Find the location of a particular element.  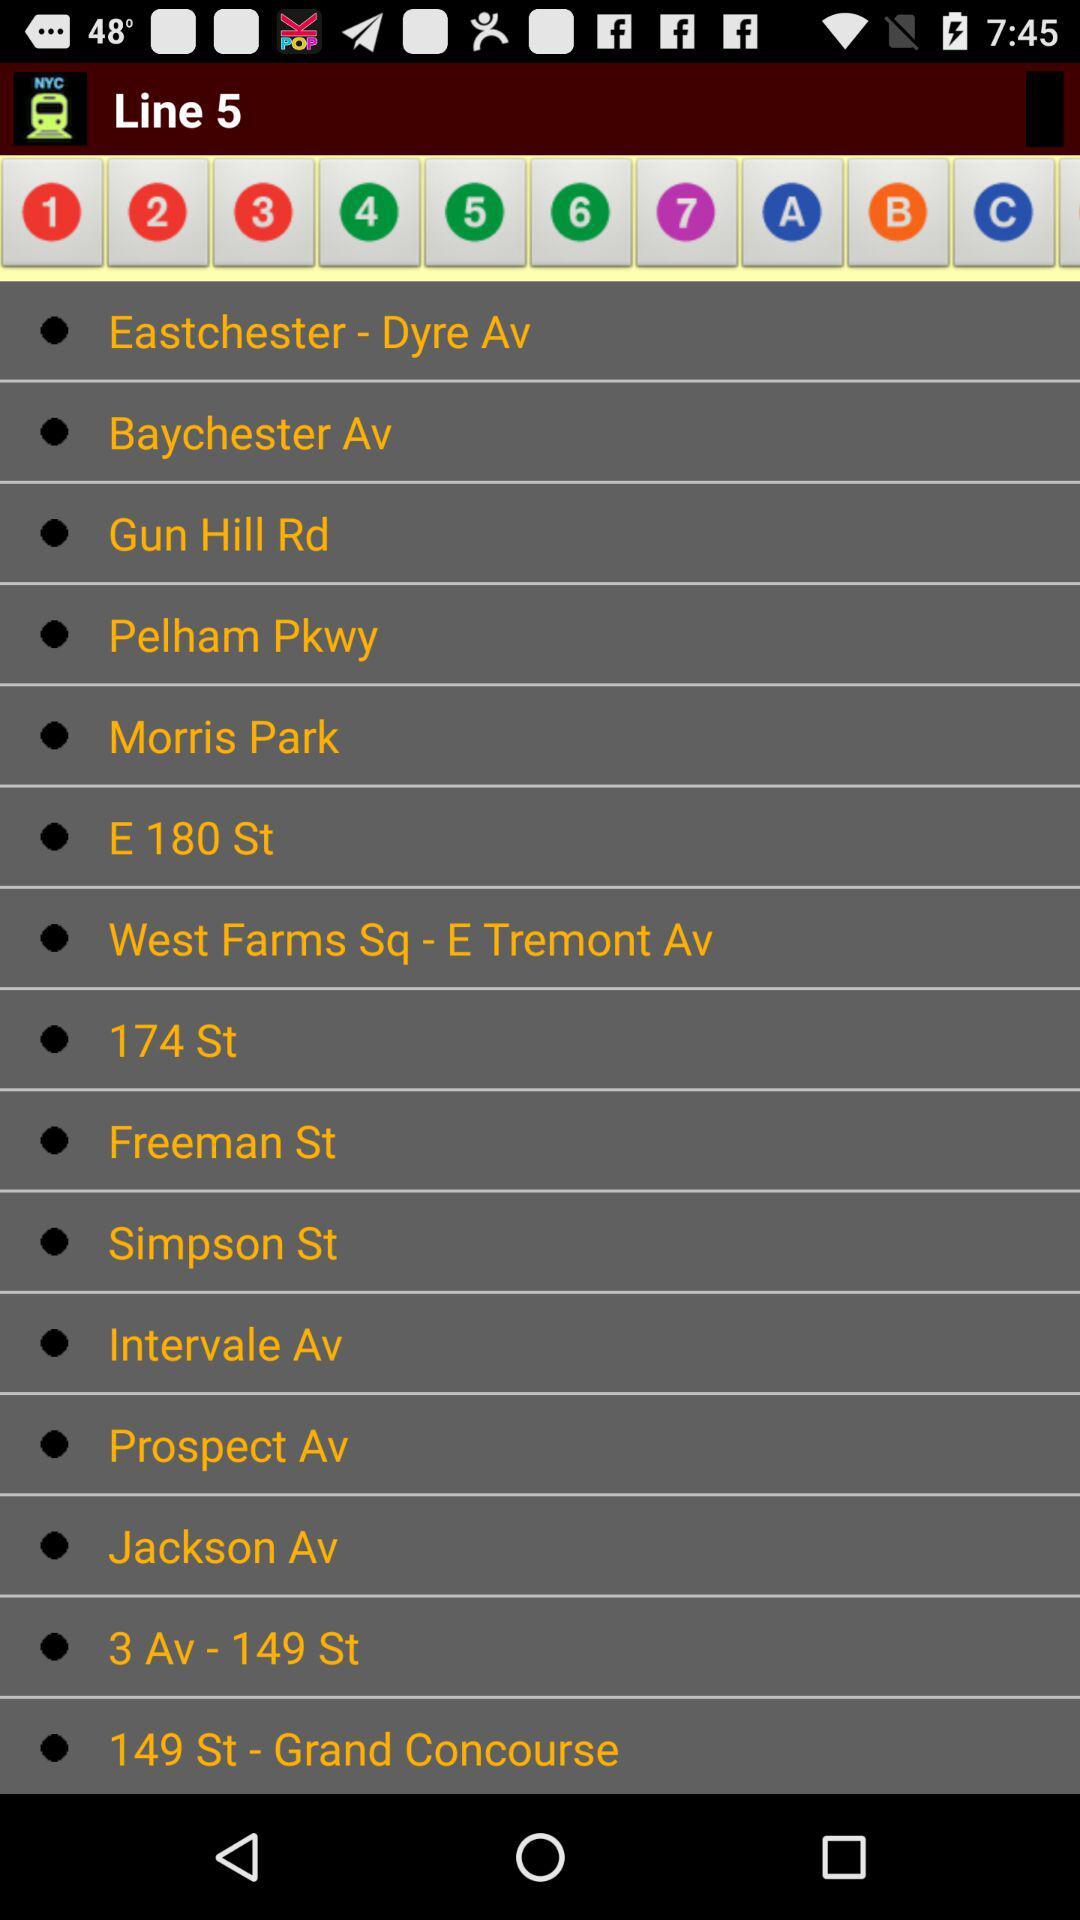

the item above the eastchester - dyre av app is located at coordinates (686, 218).